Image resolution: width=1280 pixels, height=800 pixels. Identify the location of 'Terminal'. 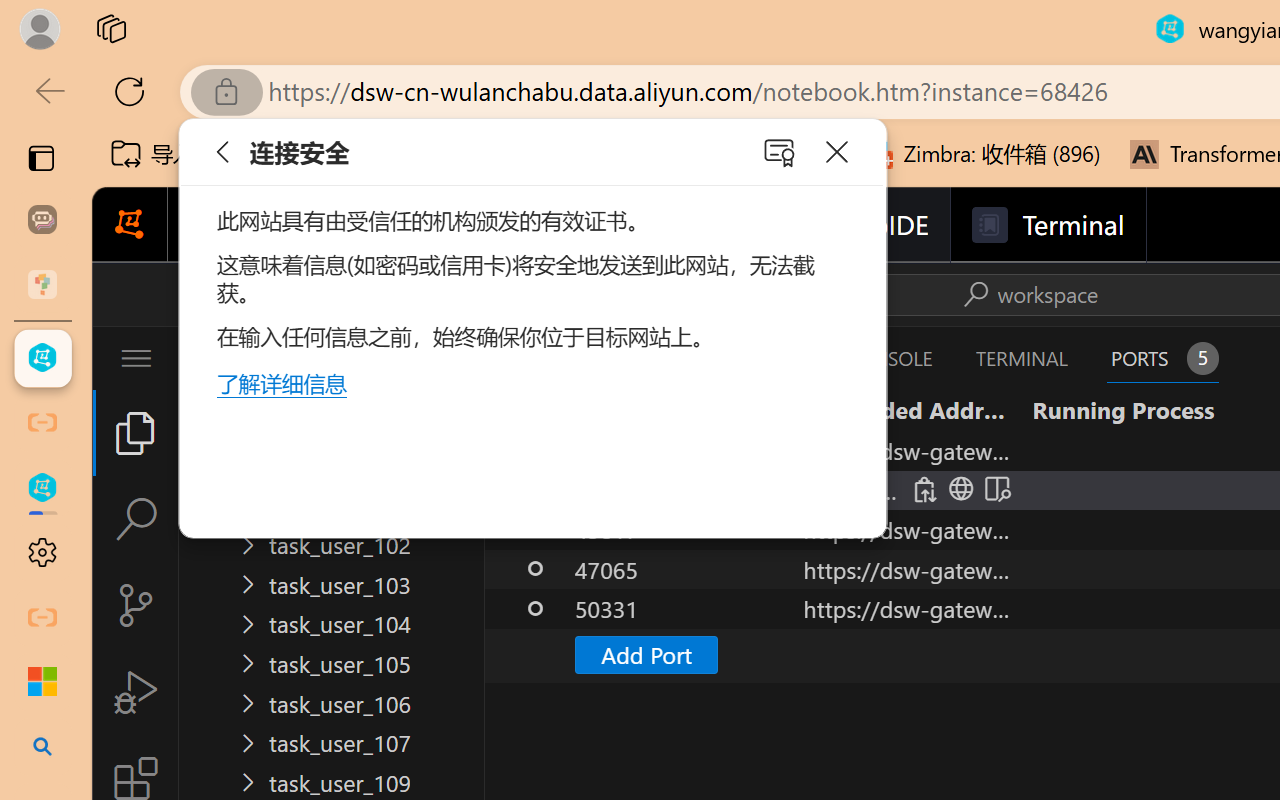
(1046, 225).